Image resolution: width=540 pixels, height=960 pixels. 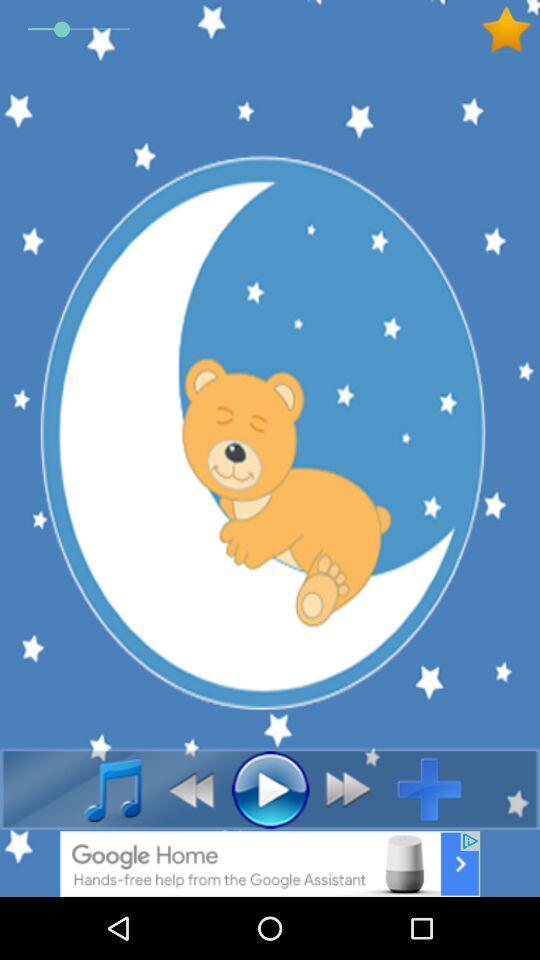 What do you see at coordinates (353, 789) in the screenshot?
I see `forward` at bounding box center [353, 789].